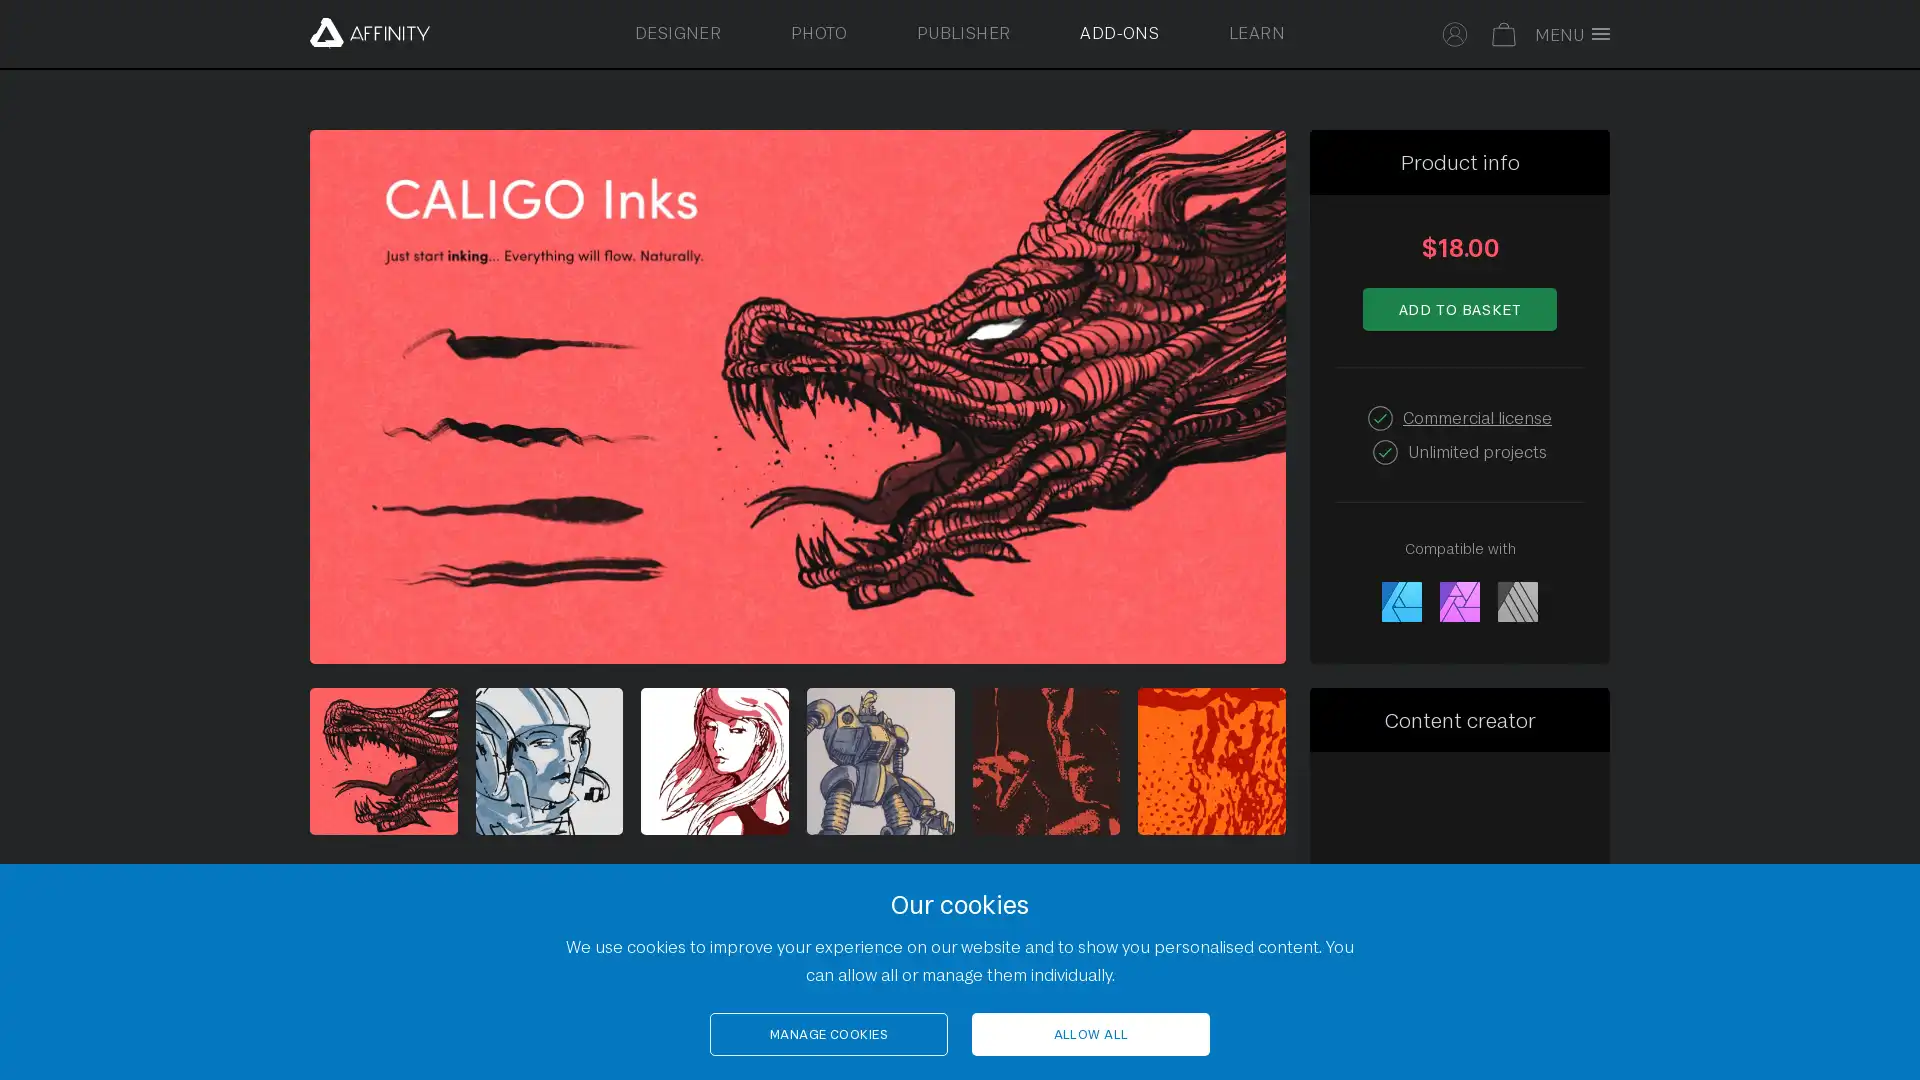 The width and height of the screenshot is (1920, 1080). What do you see at coordinates (548, 760) in the screenshot?
I see `Select to view image 2` at bounding box center [548, 760].